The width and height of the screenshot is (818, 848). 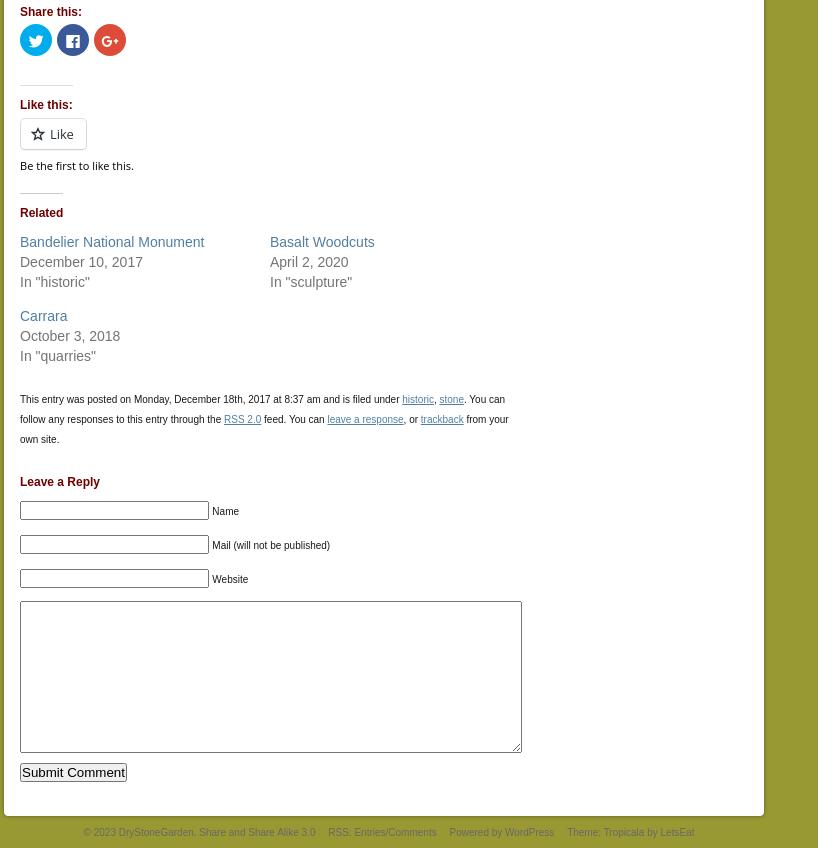 What do you see at coordinates (242, 418) in the screenshot?
I see `'RSS 2.0'` at bounding box center [242, 418].